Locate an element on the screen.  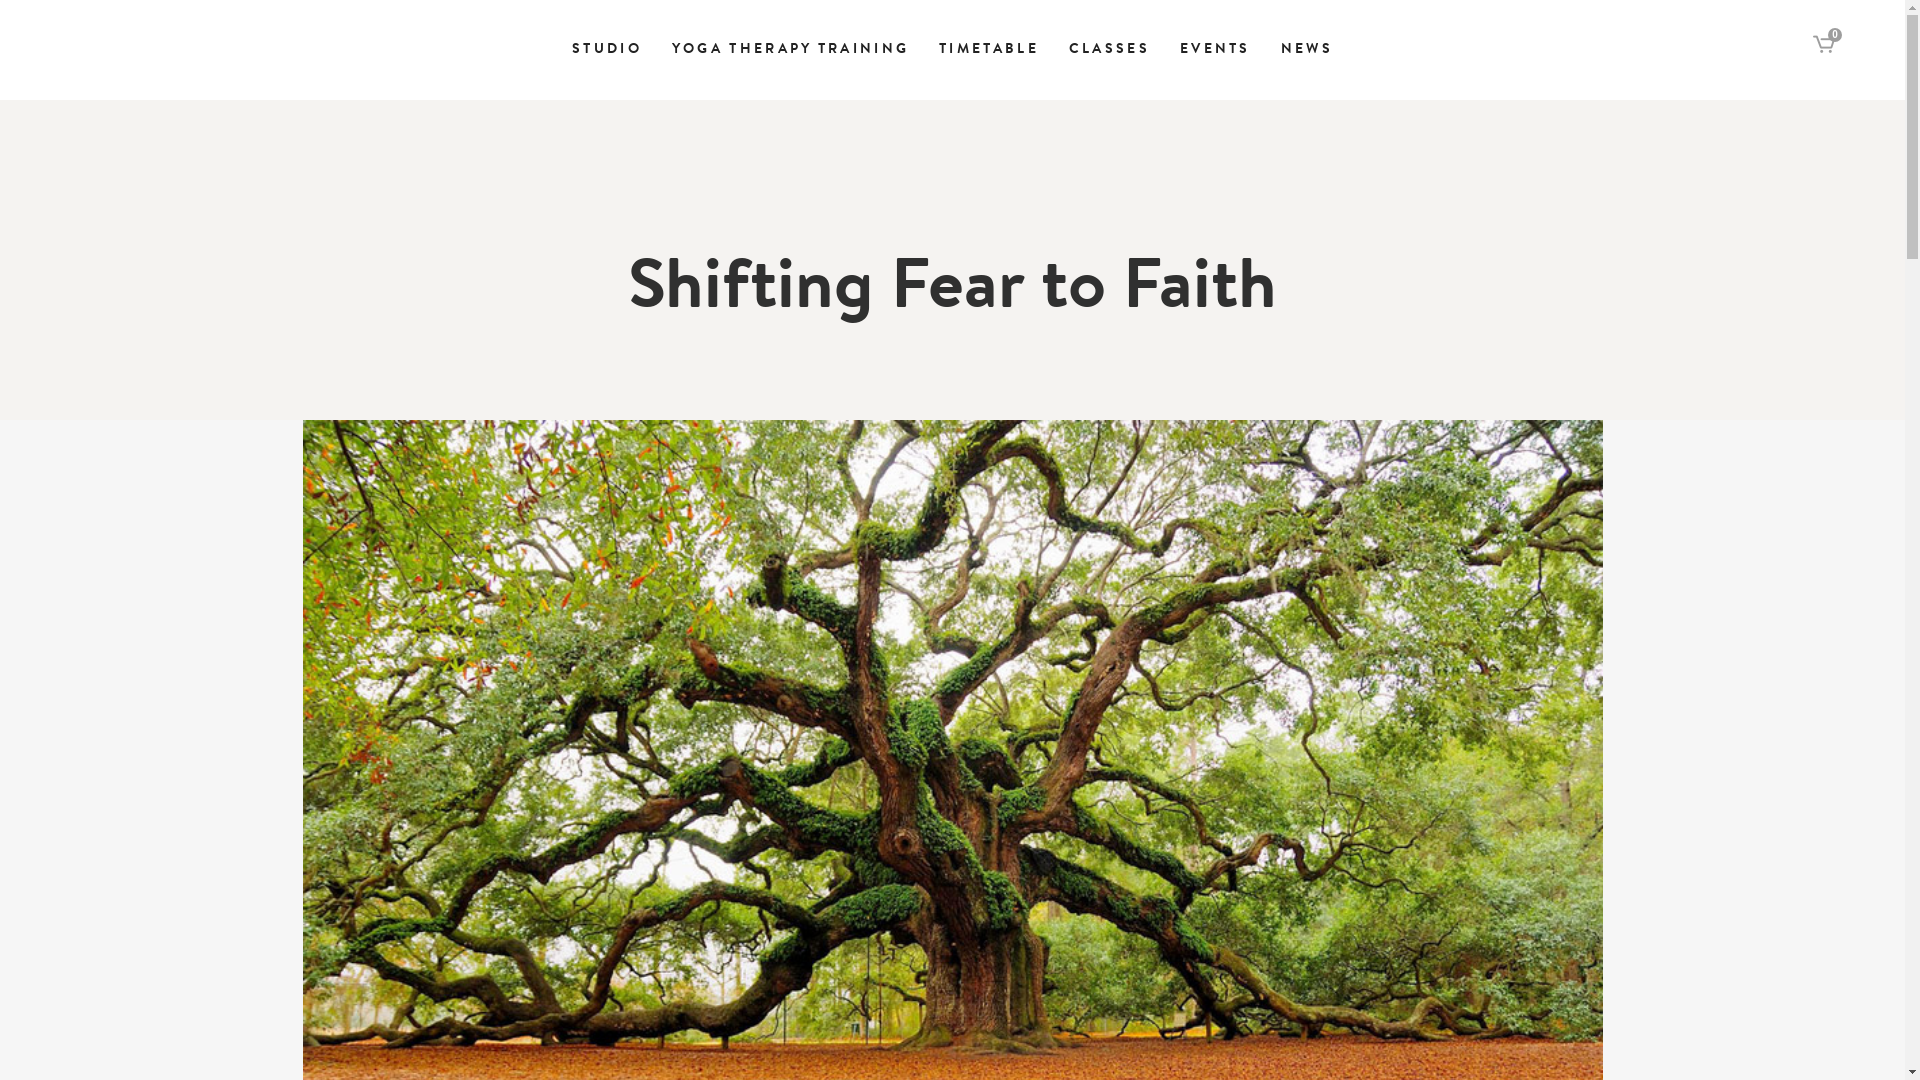
'TIMETABLE' is located at coordinates (923, 49).